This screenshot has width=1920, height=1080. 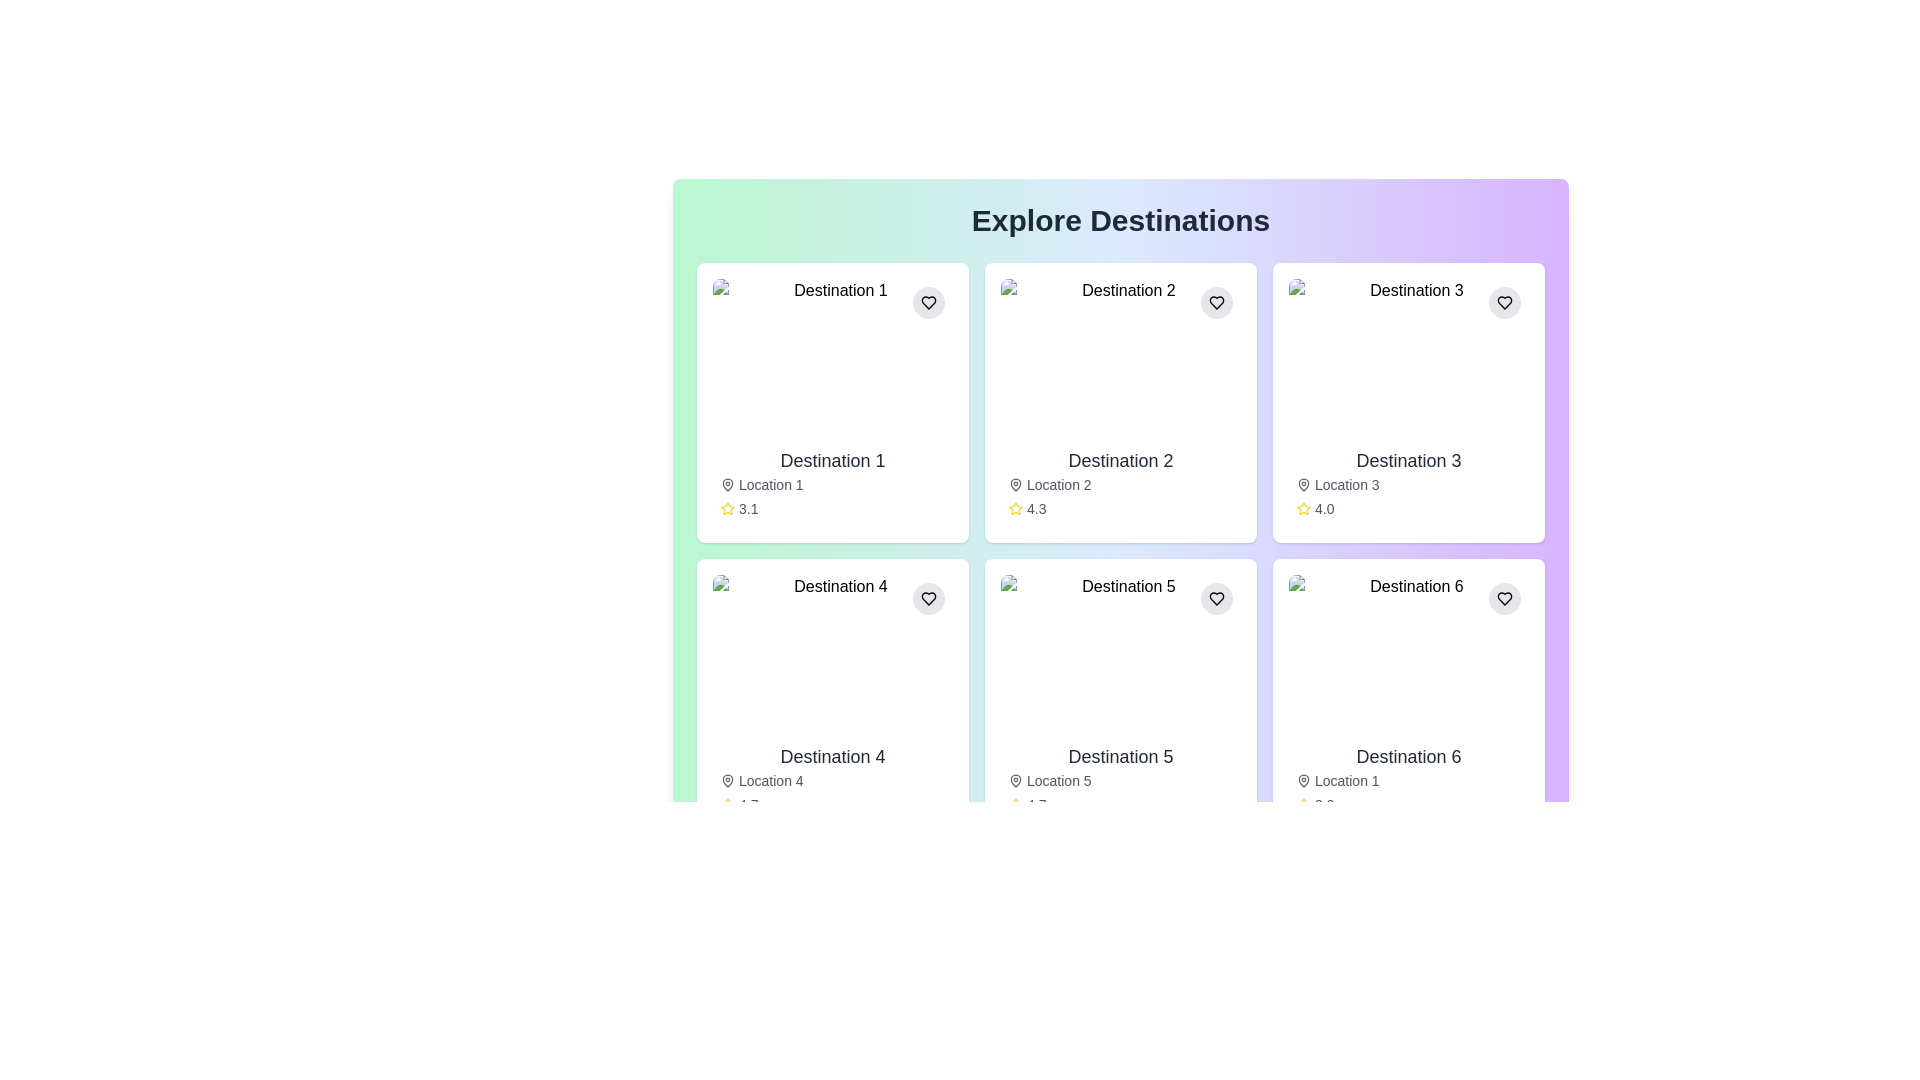 I want to click on the central area of the destination card labeled 'Destination 6' in the 'Explore Destinations' grid to interact with it, so click(x=1408, y=655).